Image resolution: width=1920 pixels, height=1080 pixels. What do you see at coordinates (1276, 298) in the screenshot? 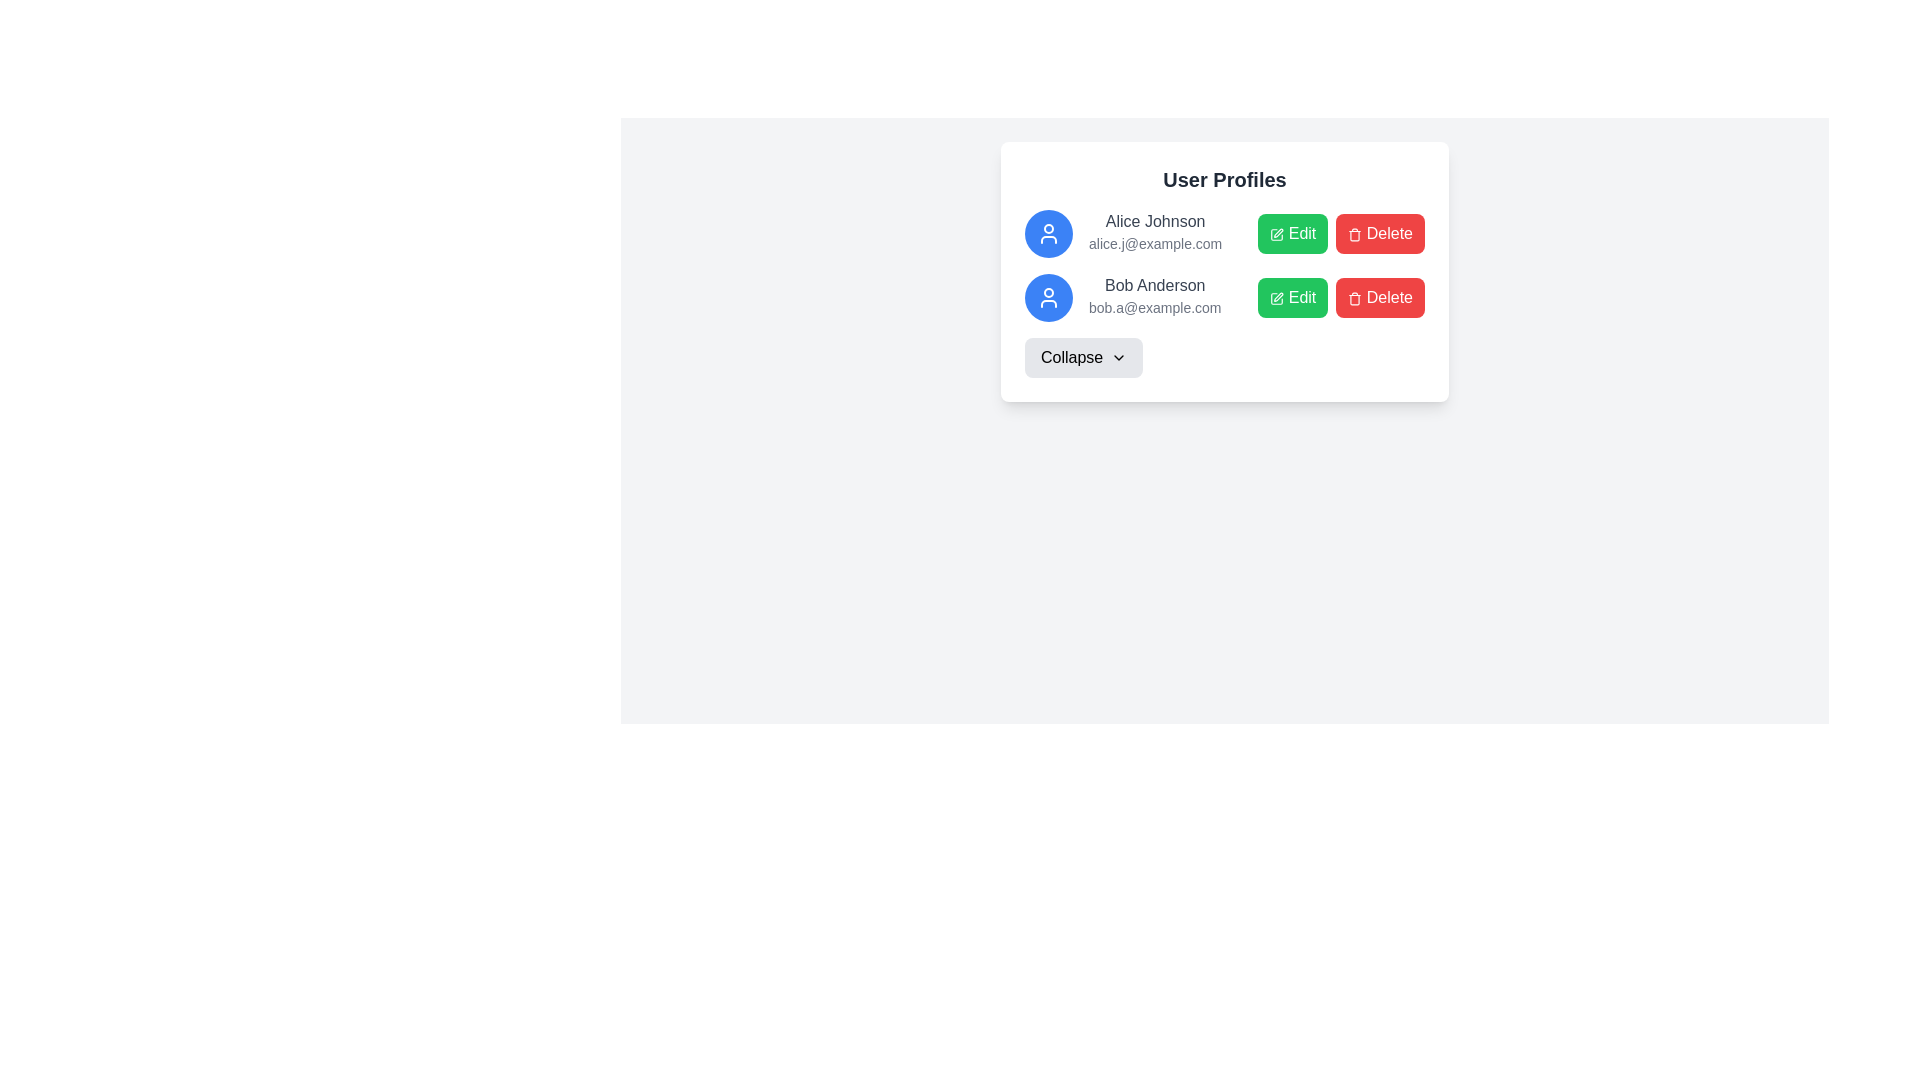
I see `the editing icon located within the green 'Edit' button adjacent to the red 'Delete' button to potentially reveal a tooltip` at bounding box center [1276, 298].